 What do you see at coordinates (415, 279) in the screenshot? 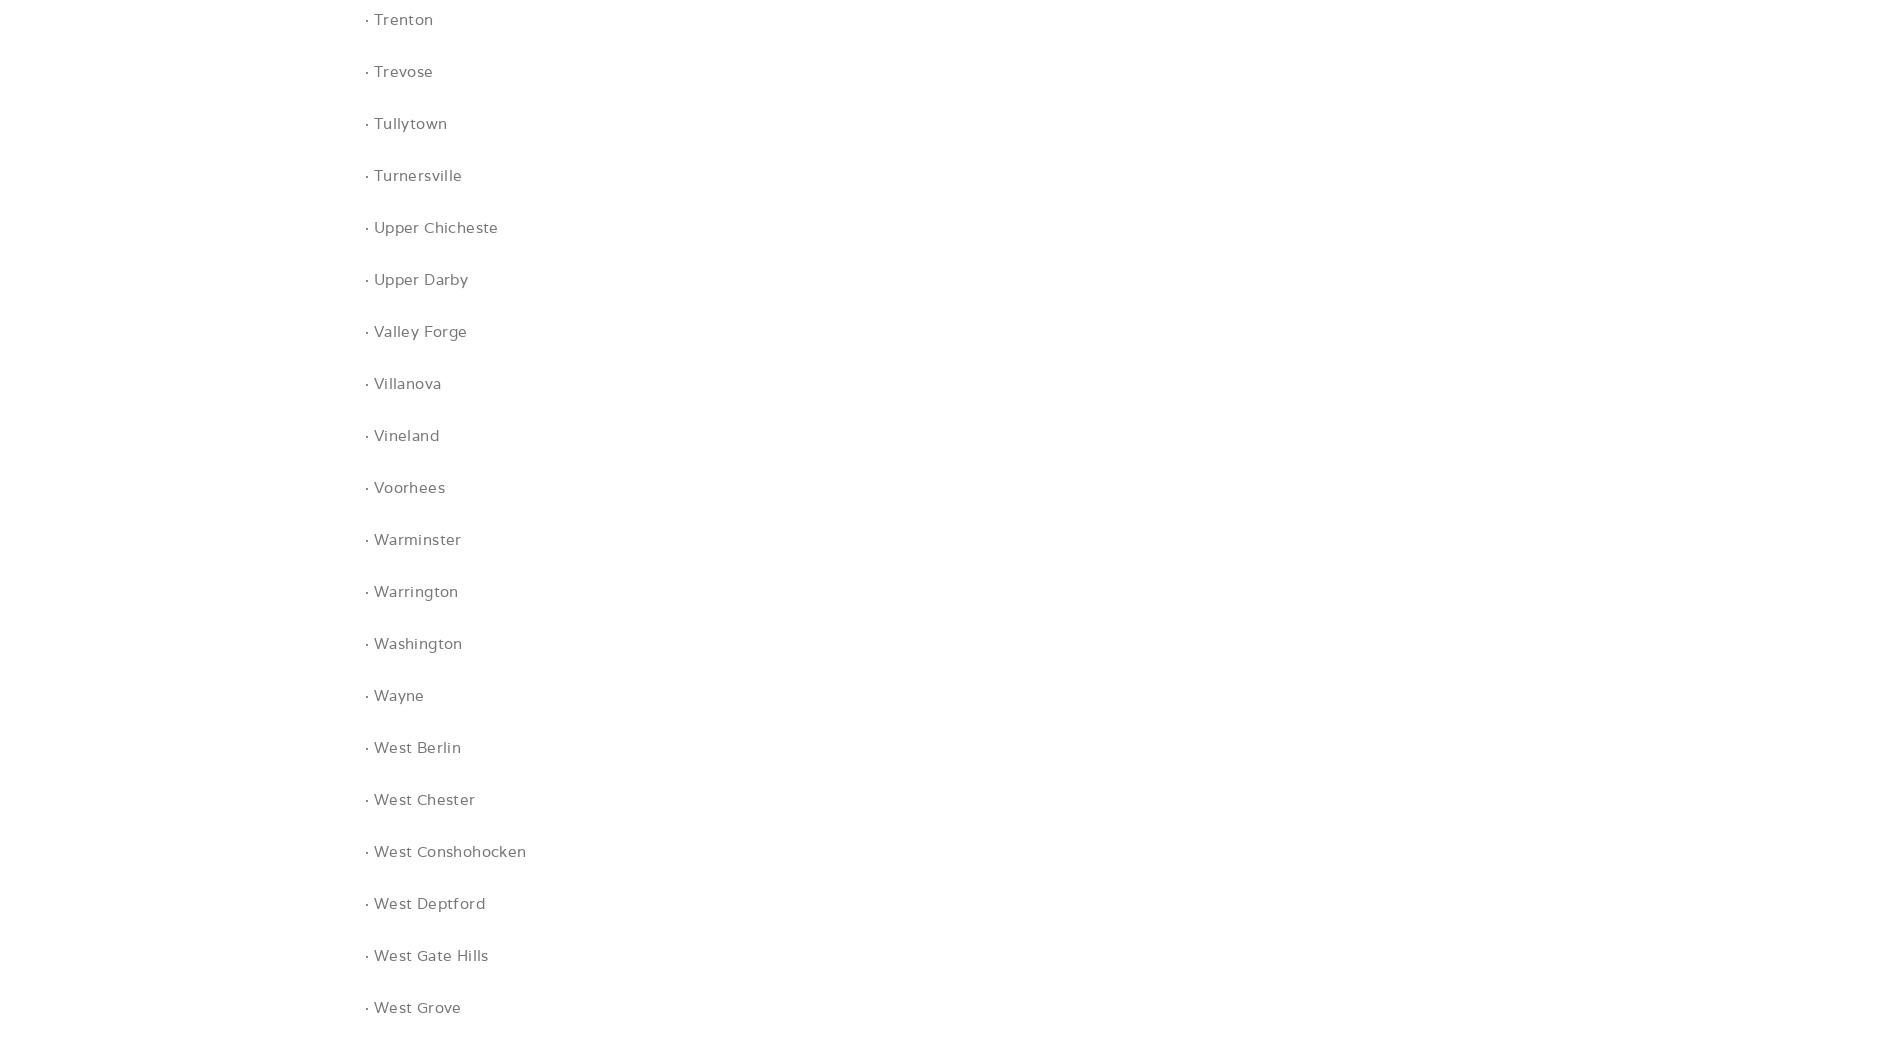
I see `'· Upper Darby'` at bounding box center [415, 279].